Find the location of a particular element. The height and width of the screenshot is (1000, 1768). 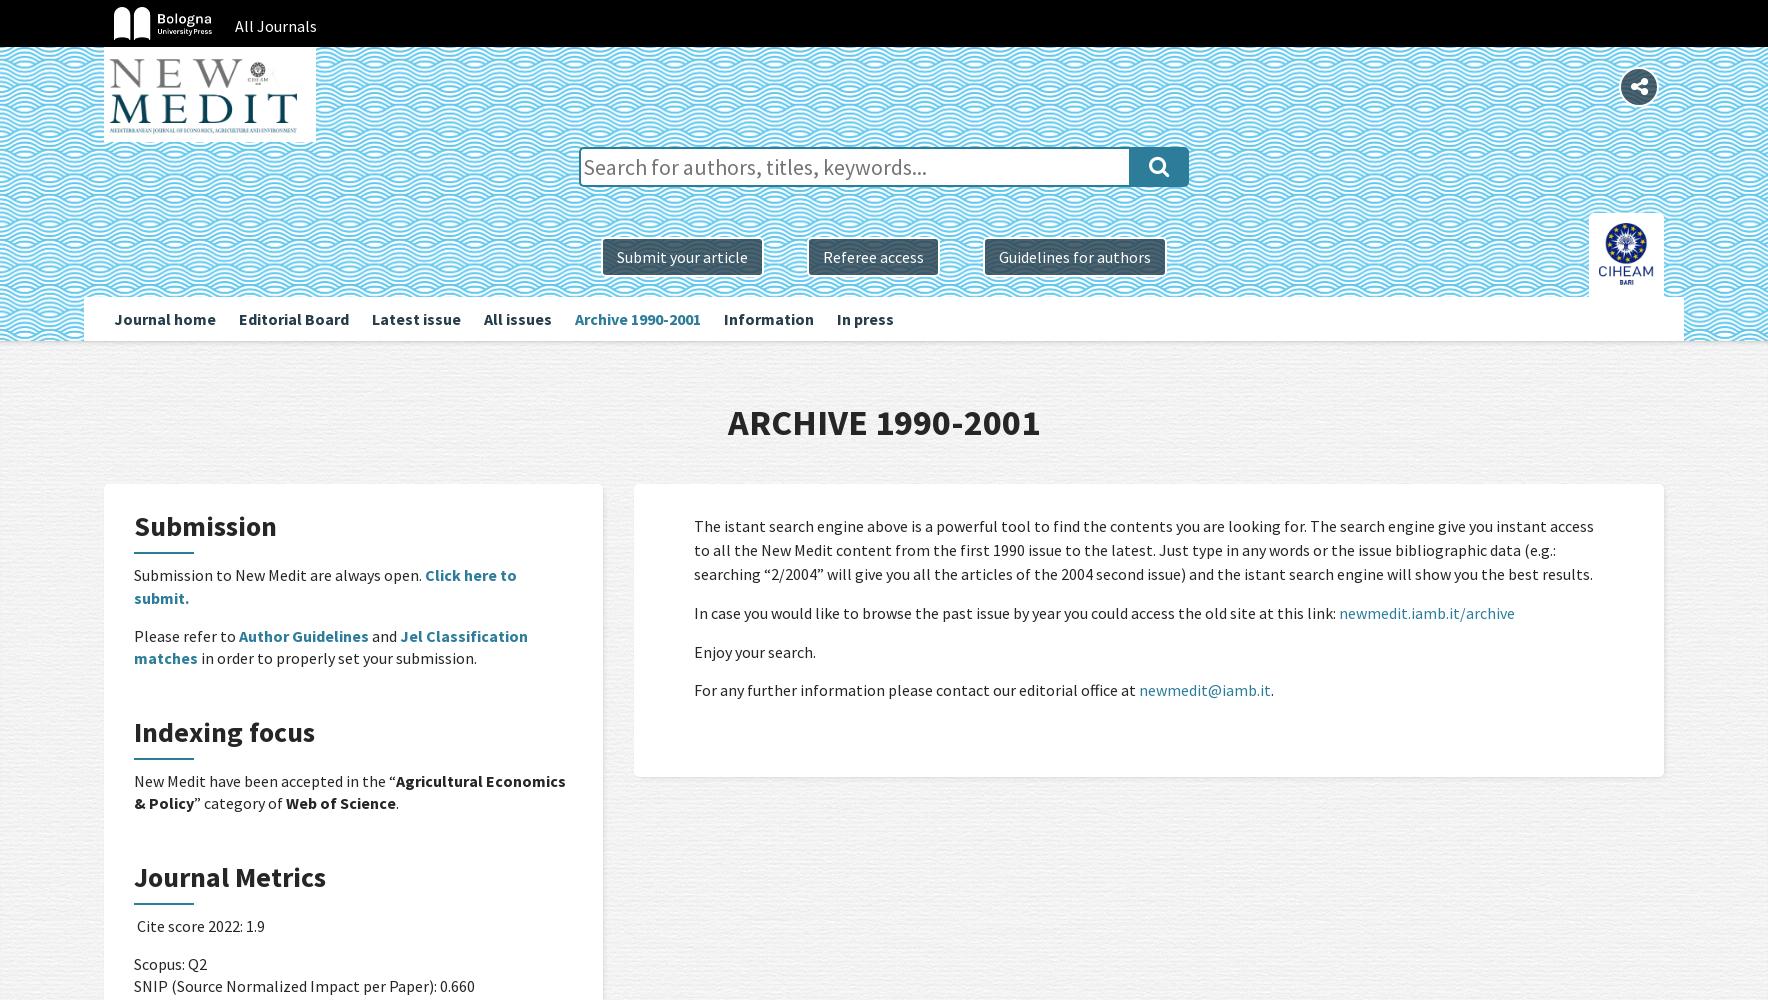

'Author Guidelines' is located at coordinates (303, 635).